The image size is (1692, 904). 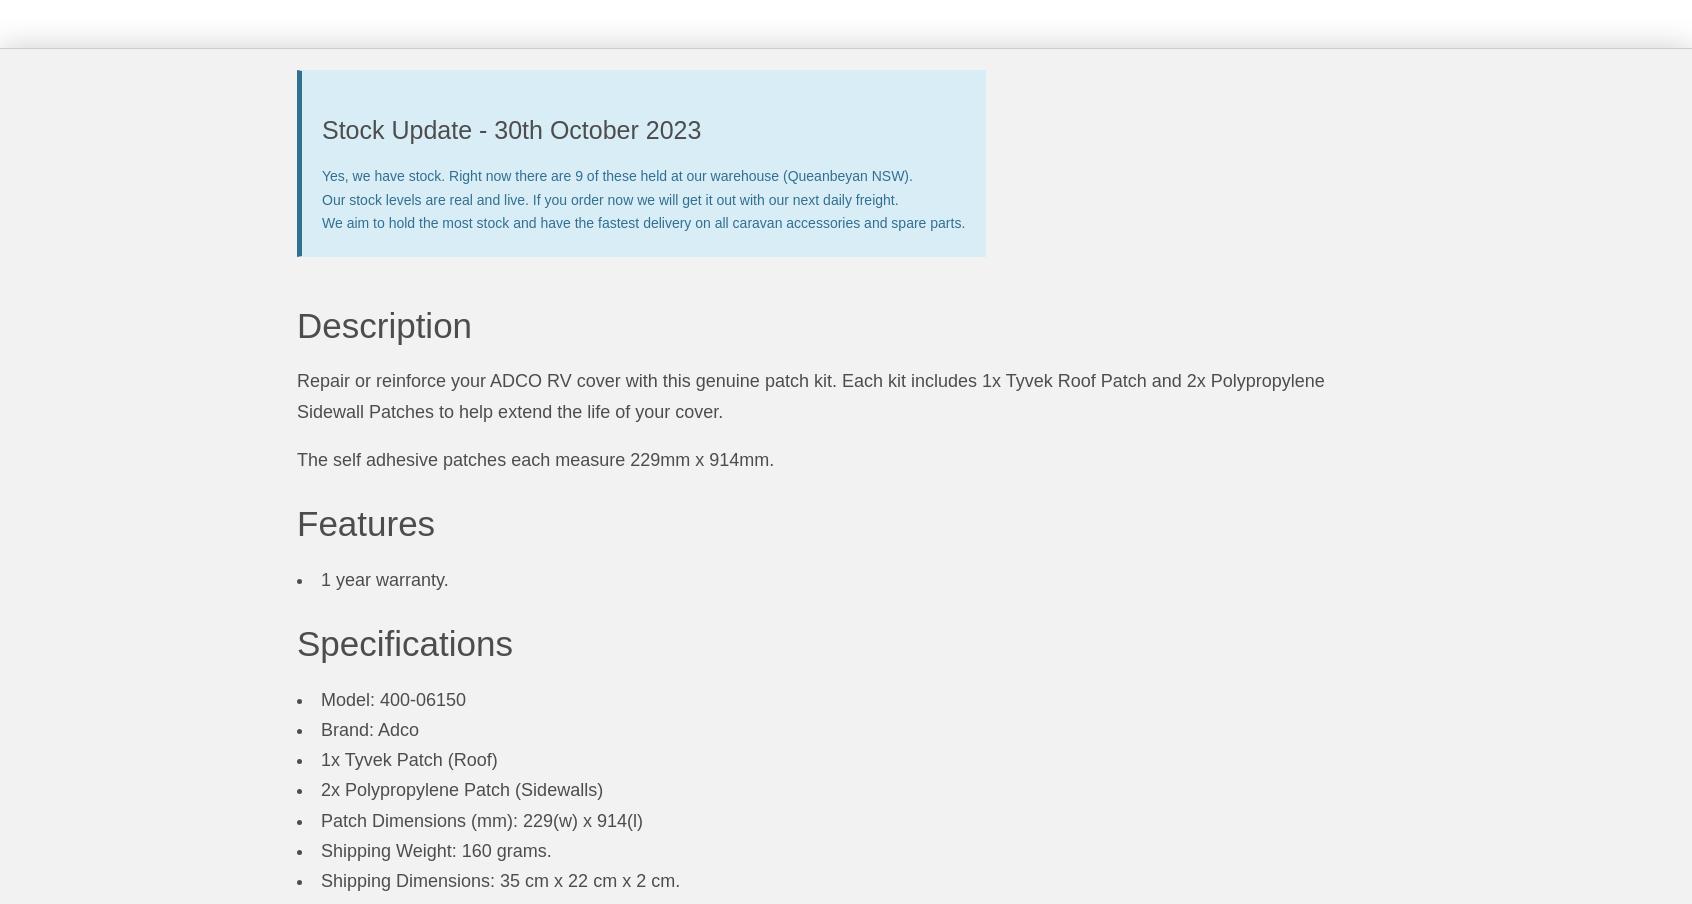 I want to click on 'Model: 400-06150', so click(x=319, y=697).